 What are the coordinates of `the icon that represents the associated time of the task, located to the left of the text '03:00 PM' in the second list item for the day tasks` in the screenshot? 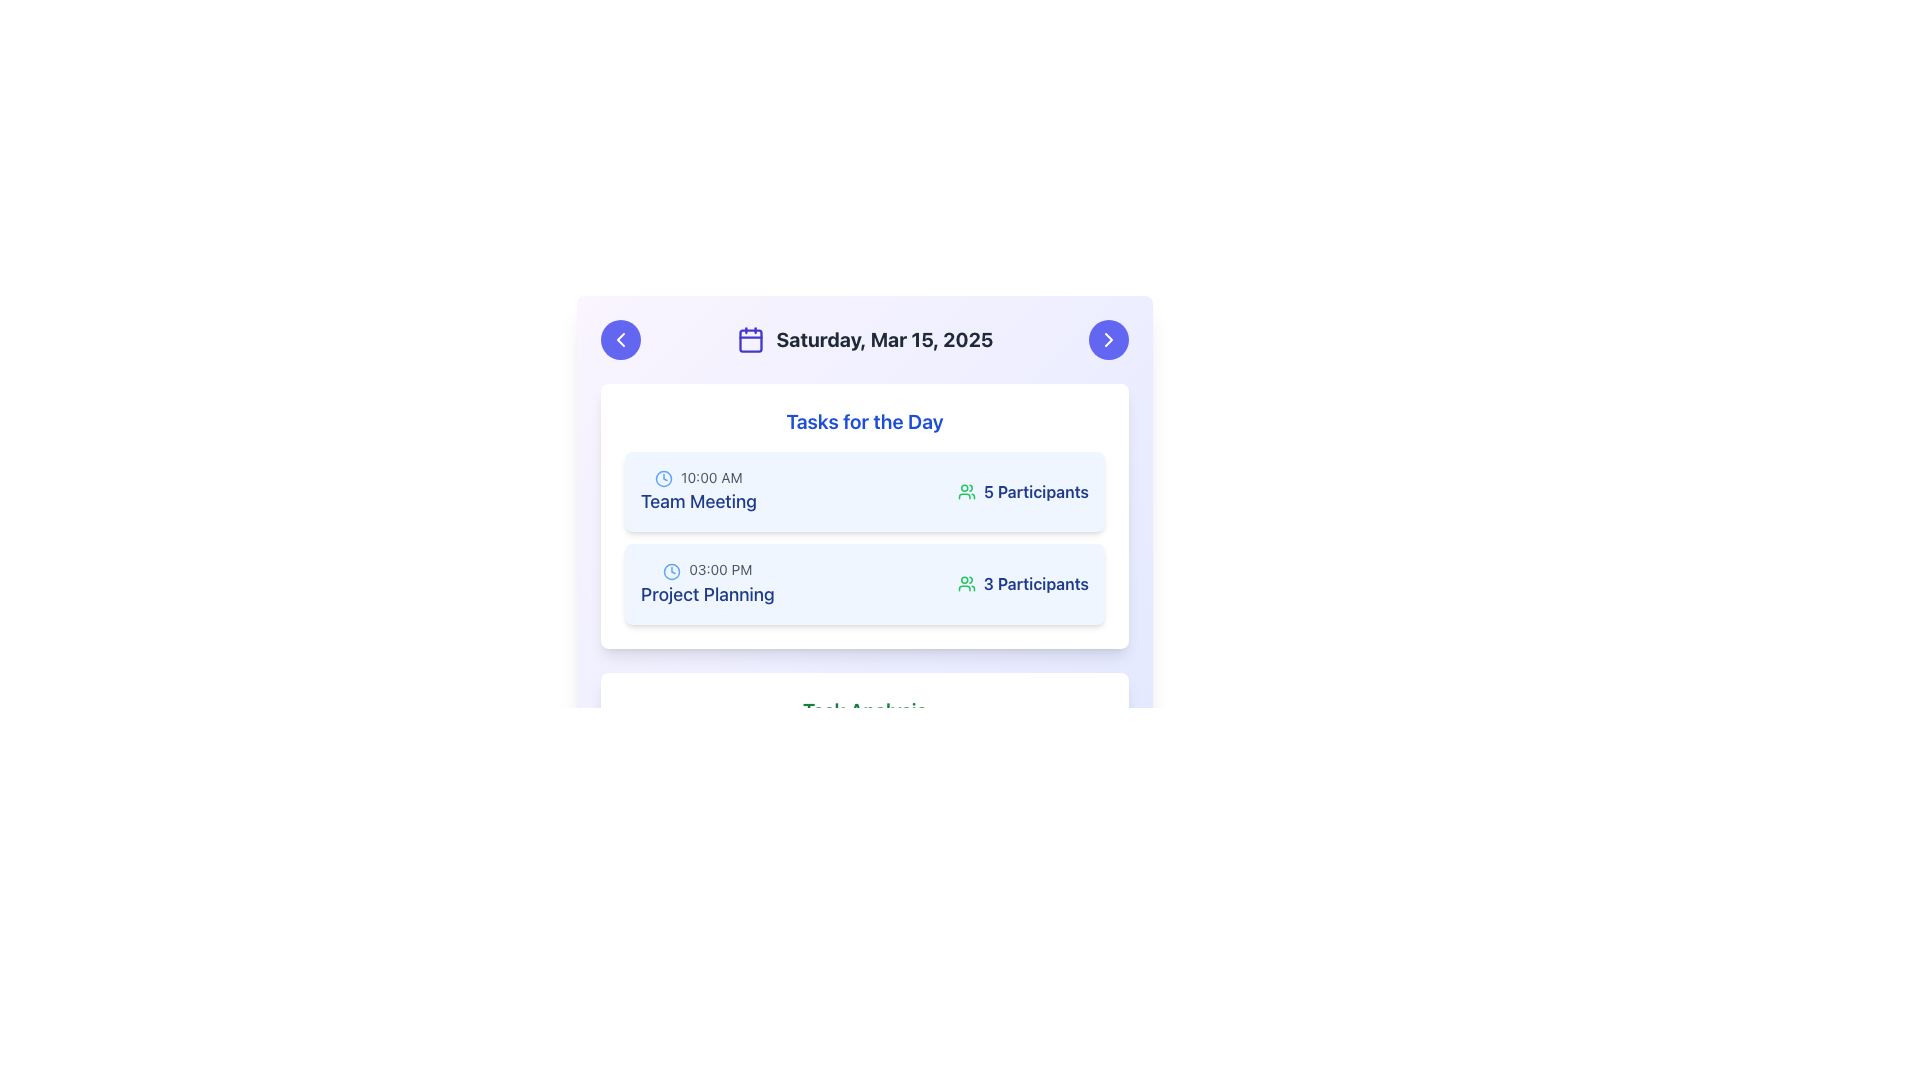 It's located at (672, 571).